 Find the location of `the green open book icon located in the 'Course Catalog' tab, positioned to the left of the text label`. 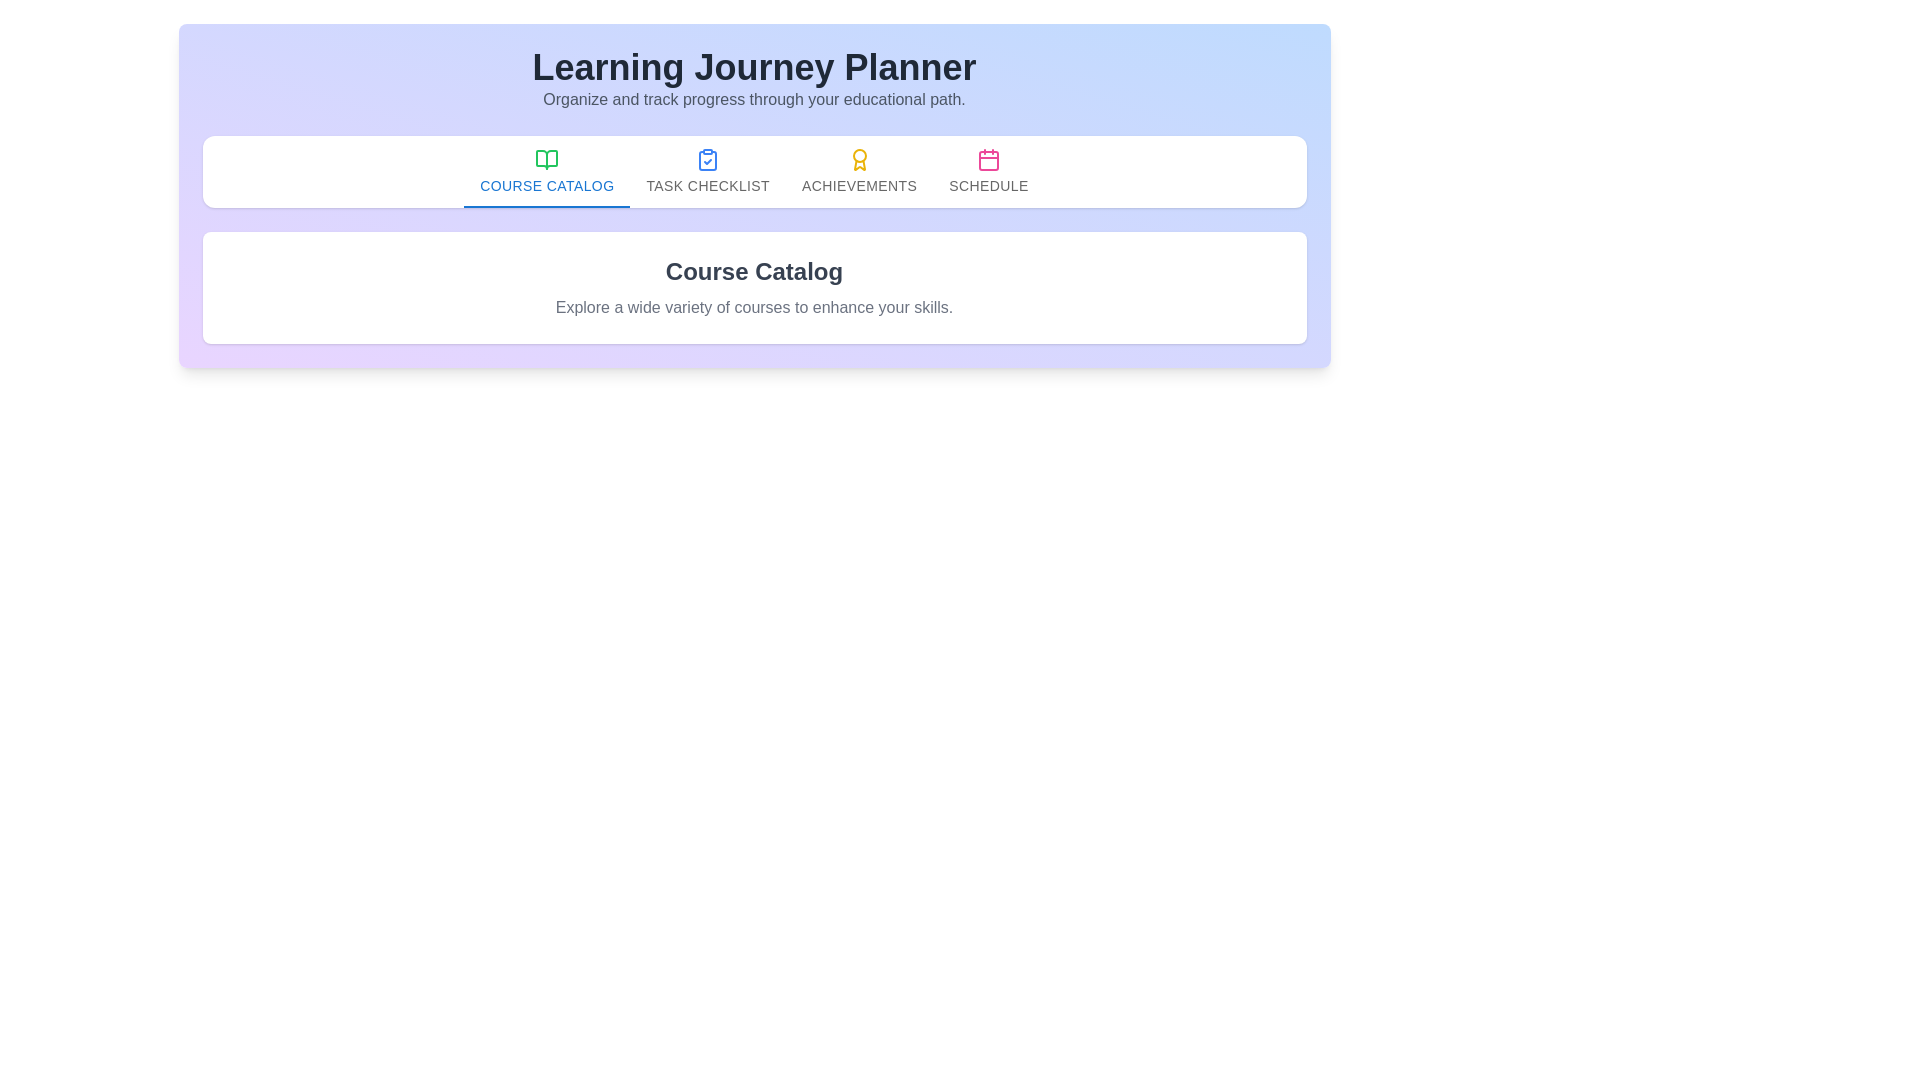

the green open book icon located in the 'Course Catalog' tab, positioned to the left of the text label is located at coordinates (547, 159).